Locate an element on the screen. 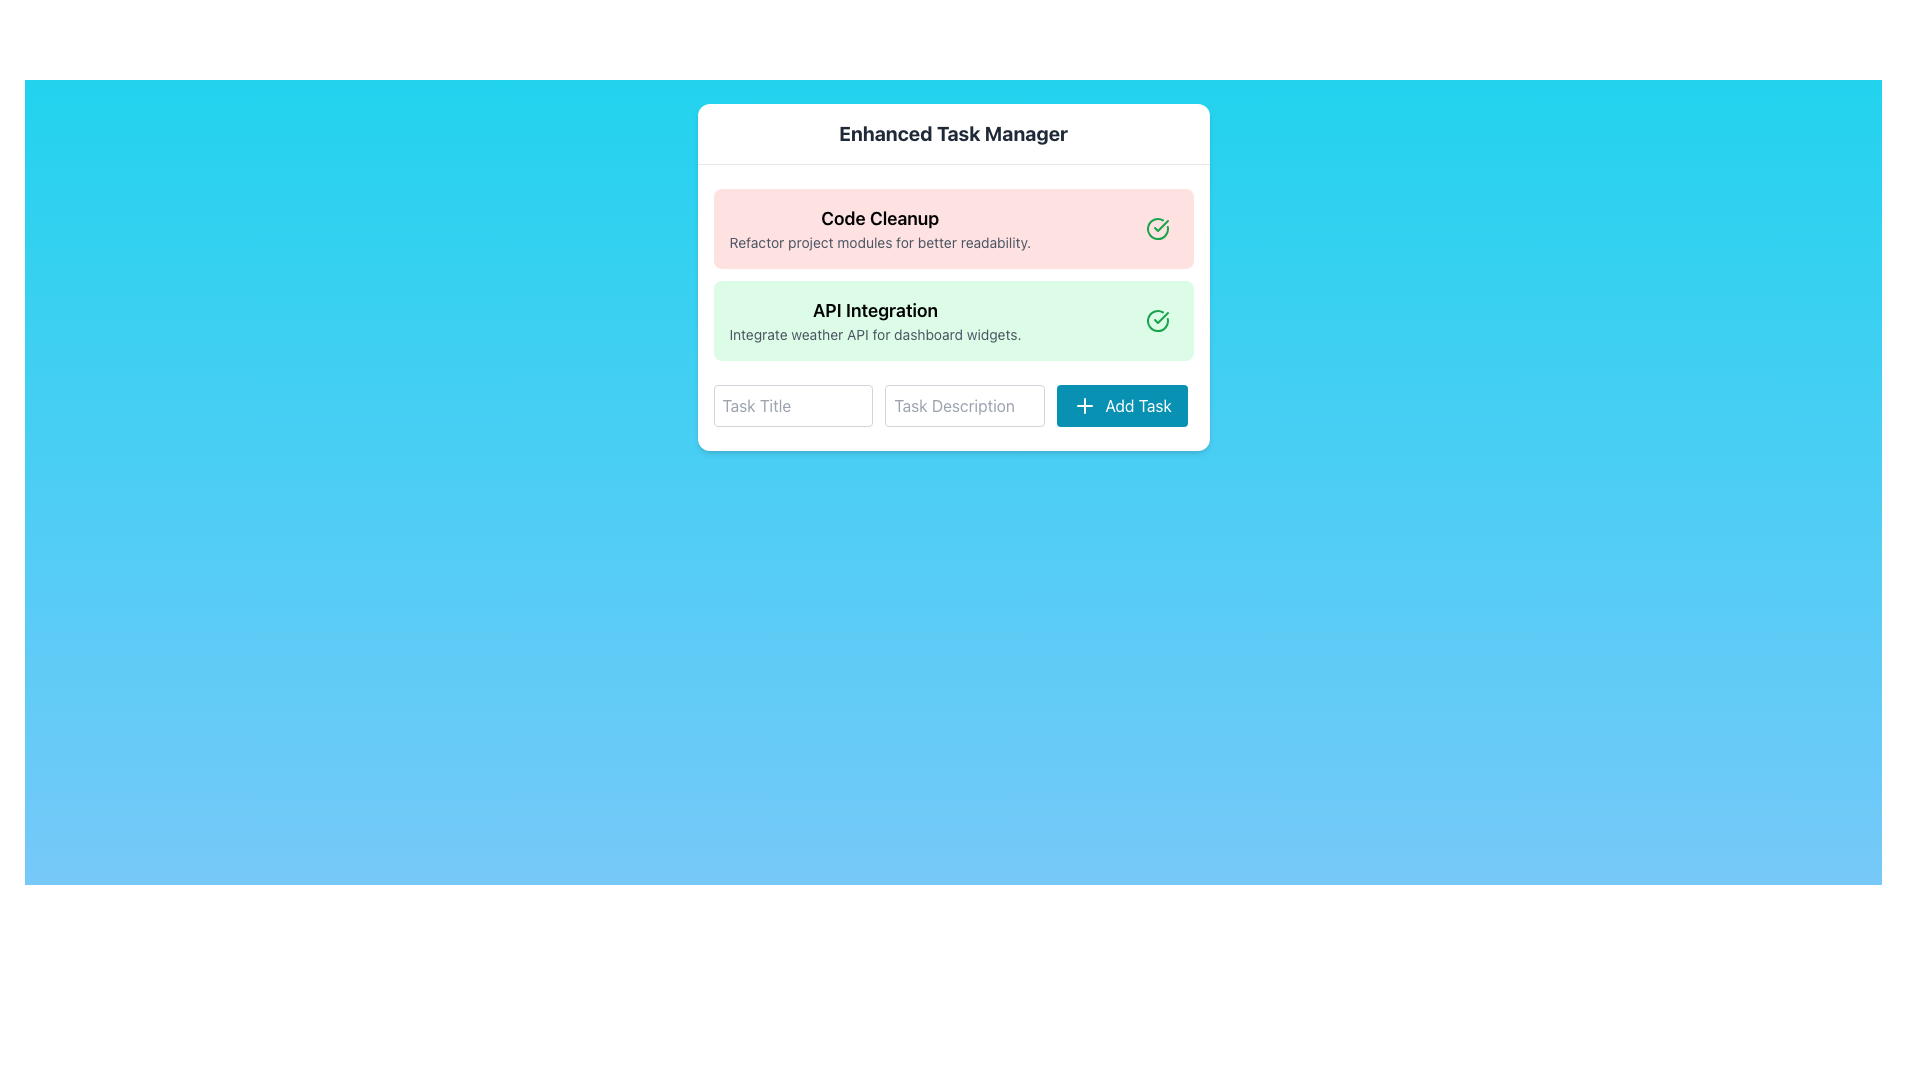  the second task entry in the task management interface, located below the 'Code Cleanup' task is located at coordinates (952, 319).